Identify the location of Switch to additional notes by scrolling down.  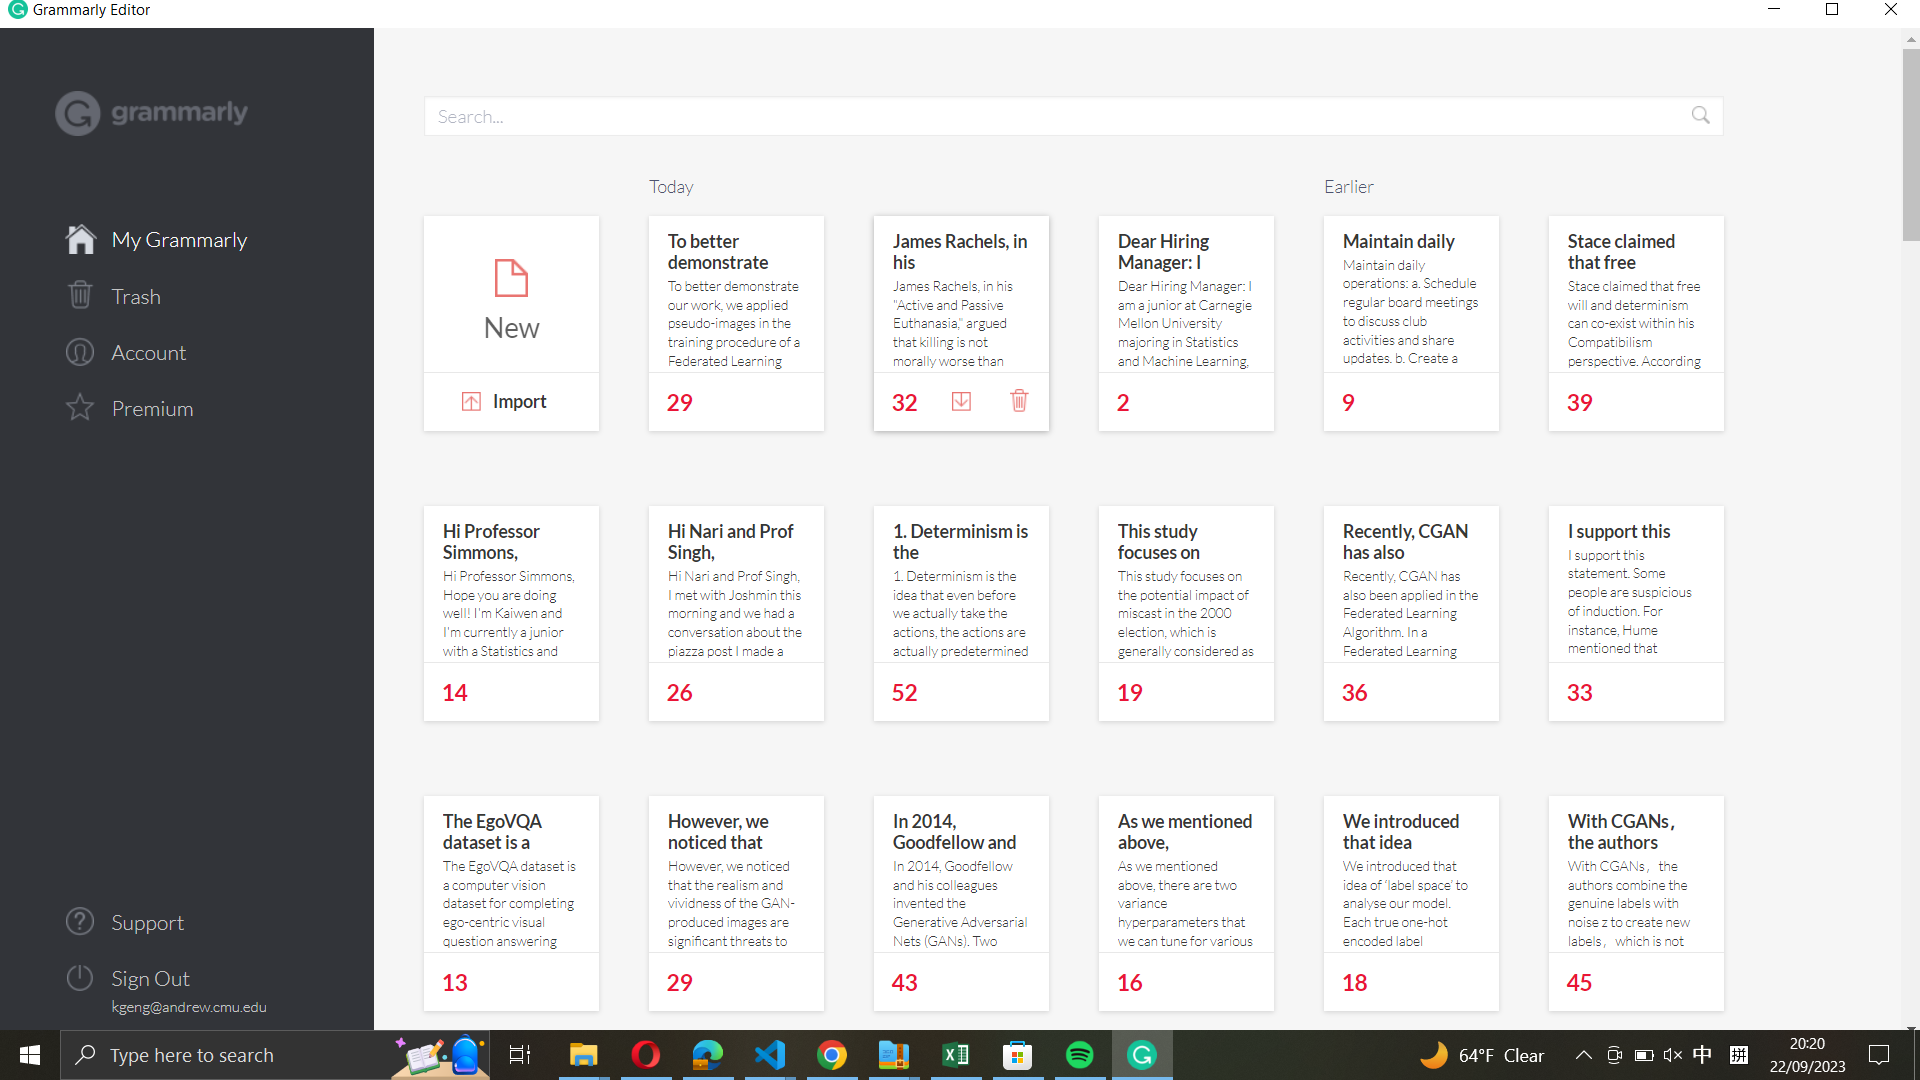
(1135, 588).